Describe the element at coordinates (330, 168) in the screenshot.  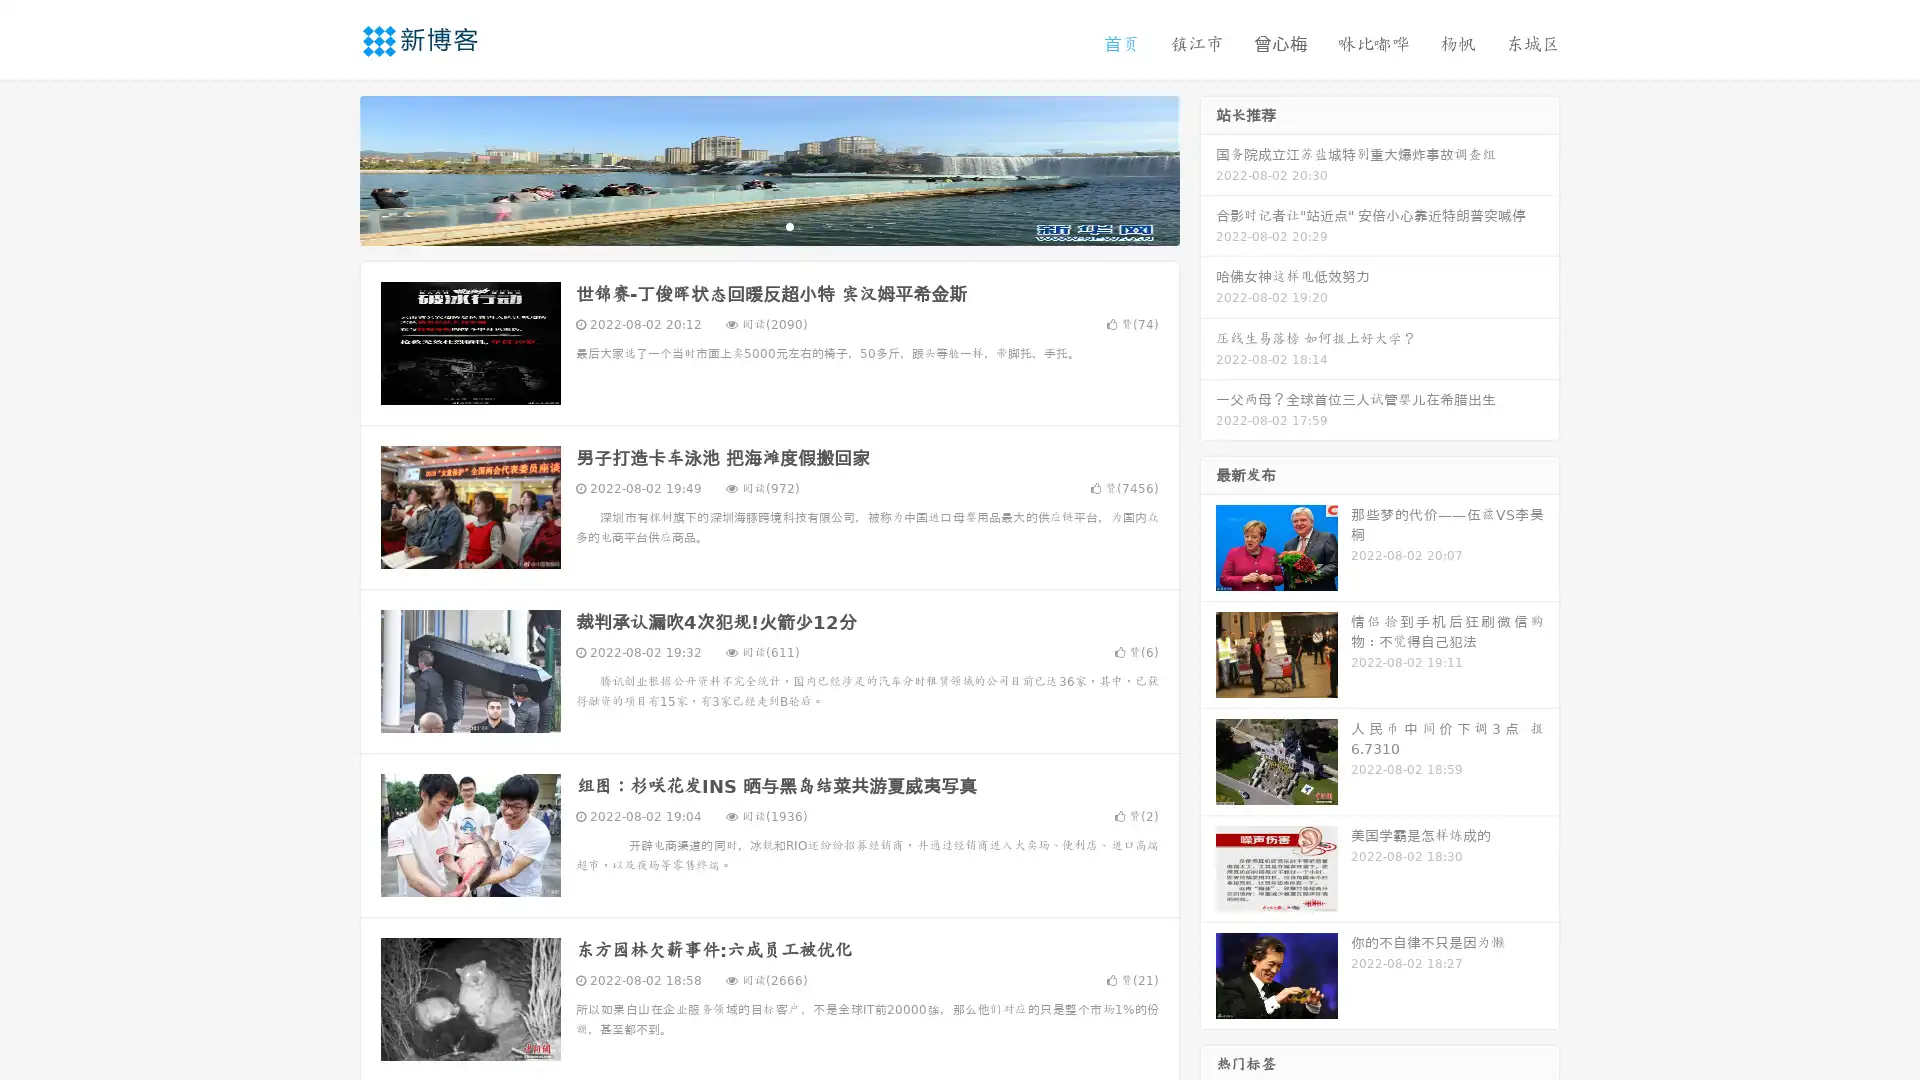
I see `Previous slide` at that location.